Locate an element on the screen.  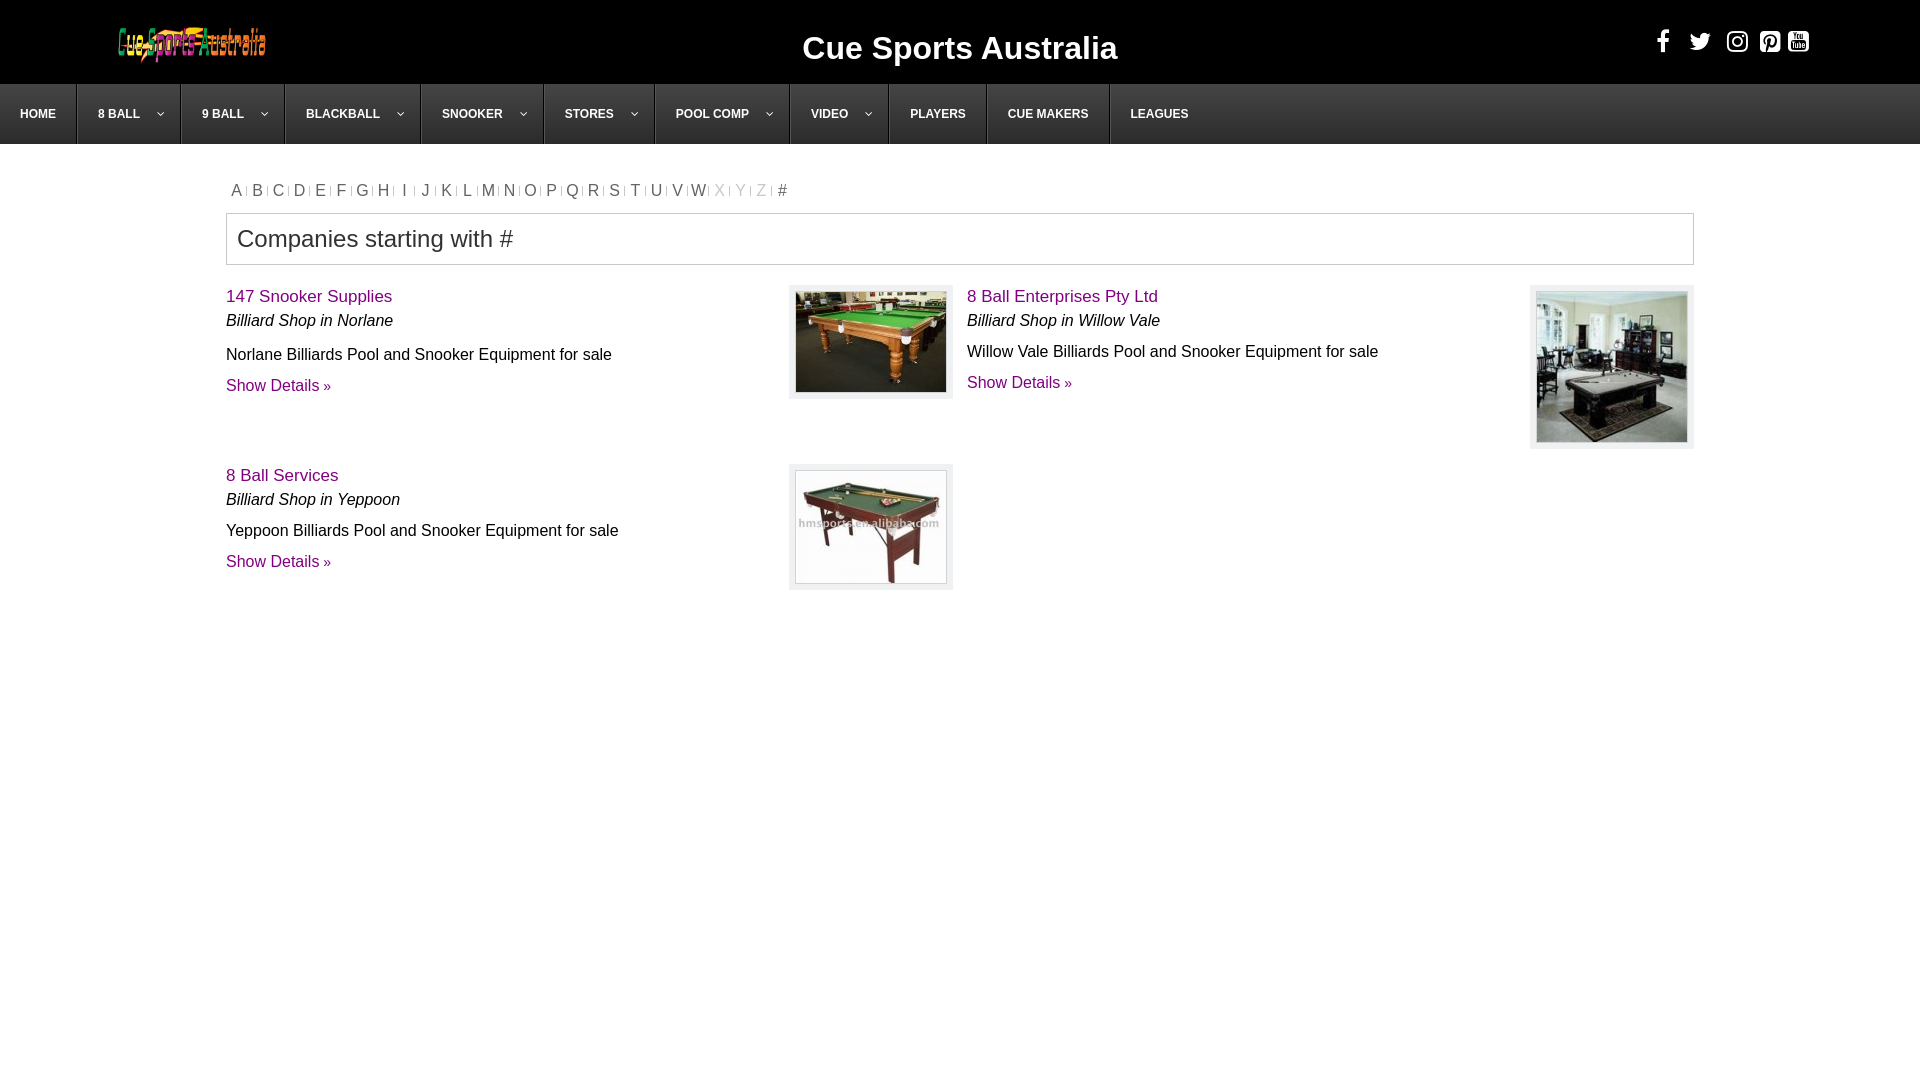
'HOME' is located at coordinates (38, 114).